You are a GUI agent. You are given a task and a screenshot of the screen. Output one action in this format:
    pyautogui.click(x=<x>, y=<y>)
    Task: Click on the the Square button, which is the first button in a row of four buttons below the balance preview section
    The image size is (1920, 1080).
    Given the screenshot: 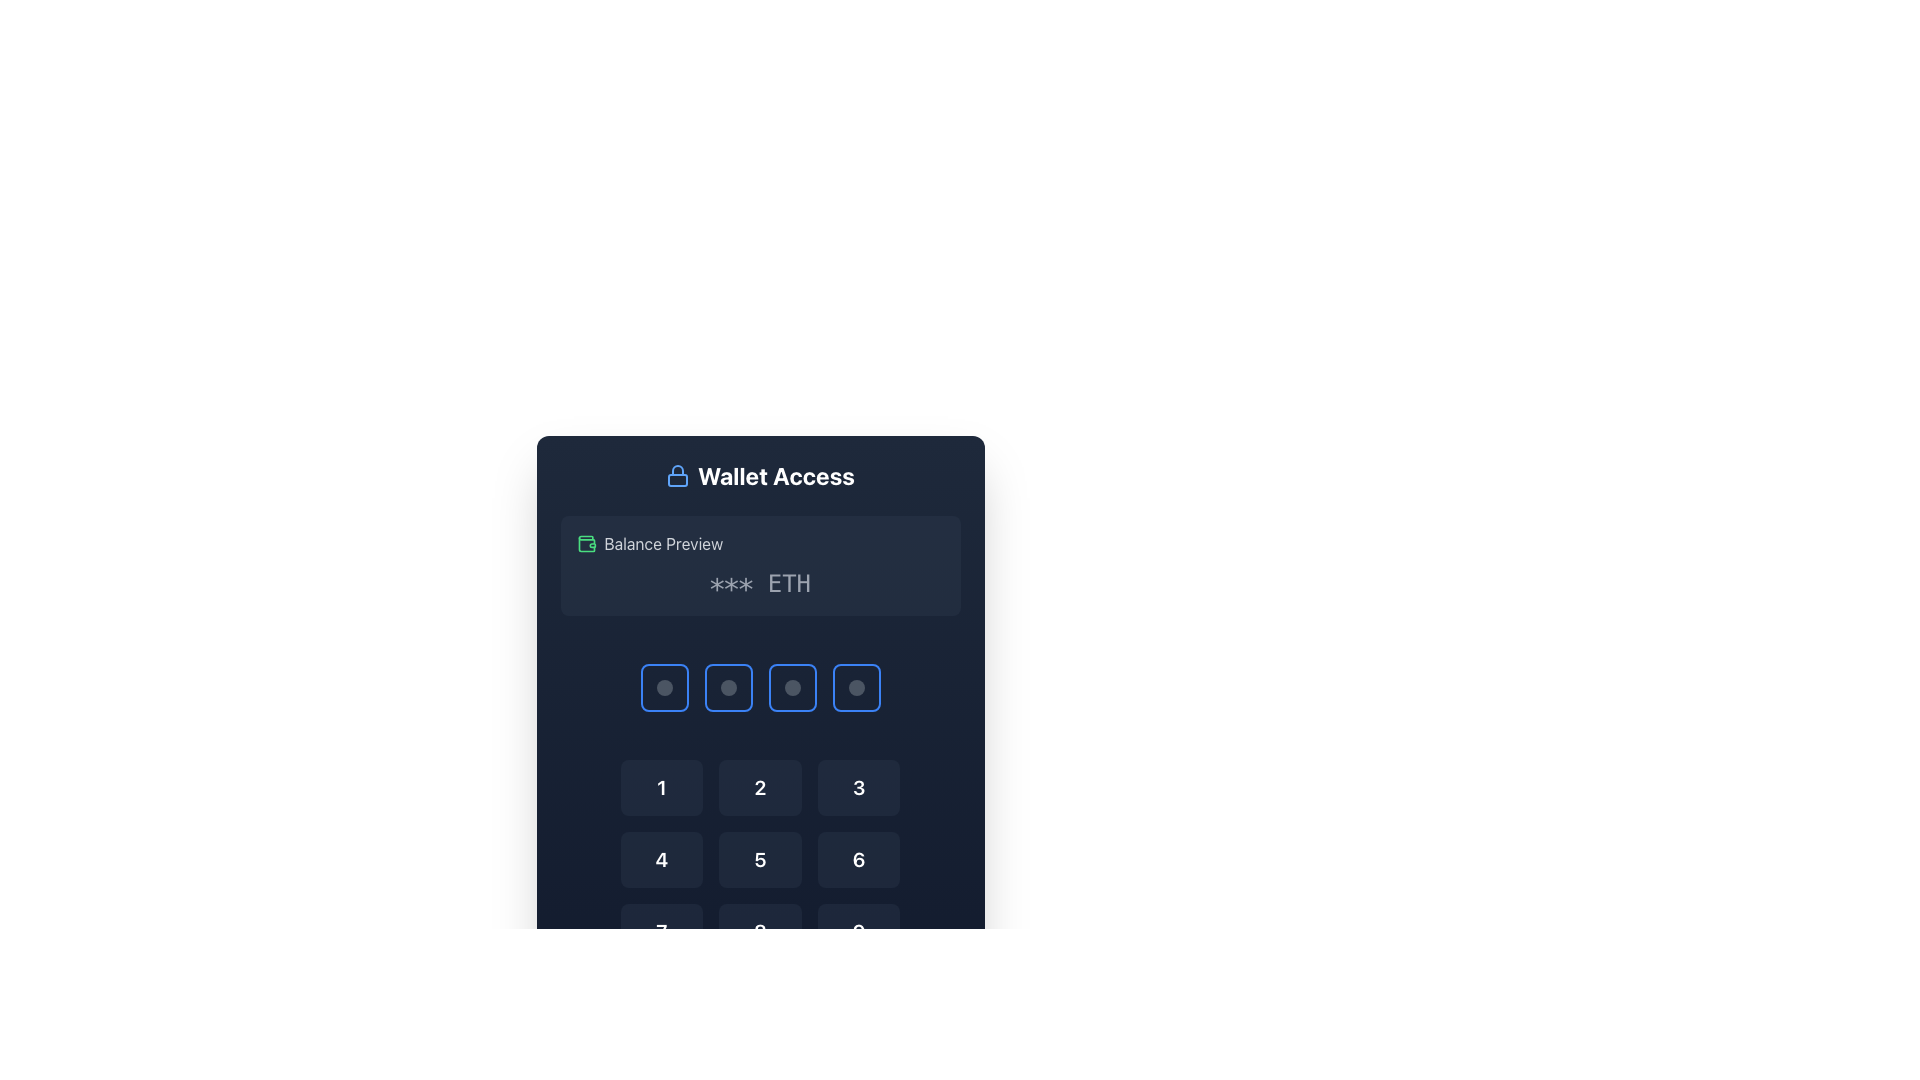 What is the action you would take?
    pyautogui.click(x=664, y=686)
    